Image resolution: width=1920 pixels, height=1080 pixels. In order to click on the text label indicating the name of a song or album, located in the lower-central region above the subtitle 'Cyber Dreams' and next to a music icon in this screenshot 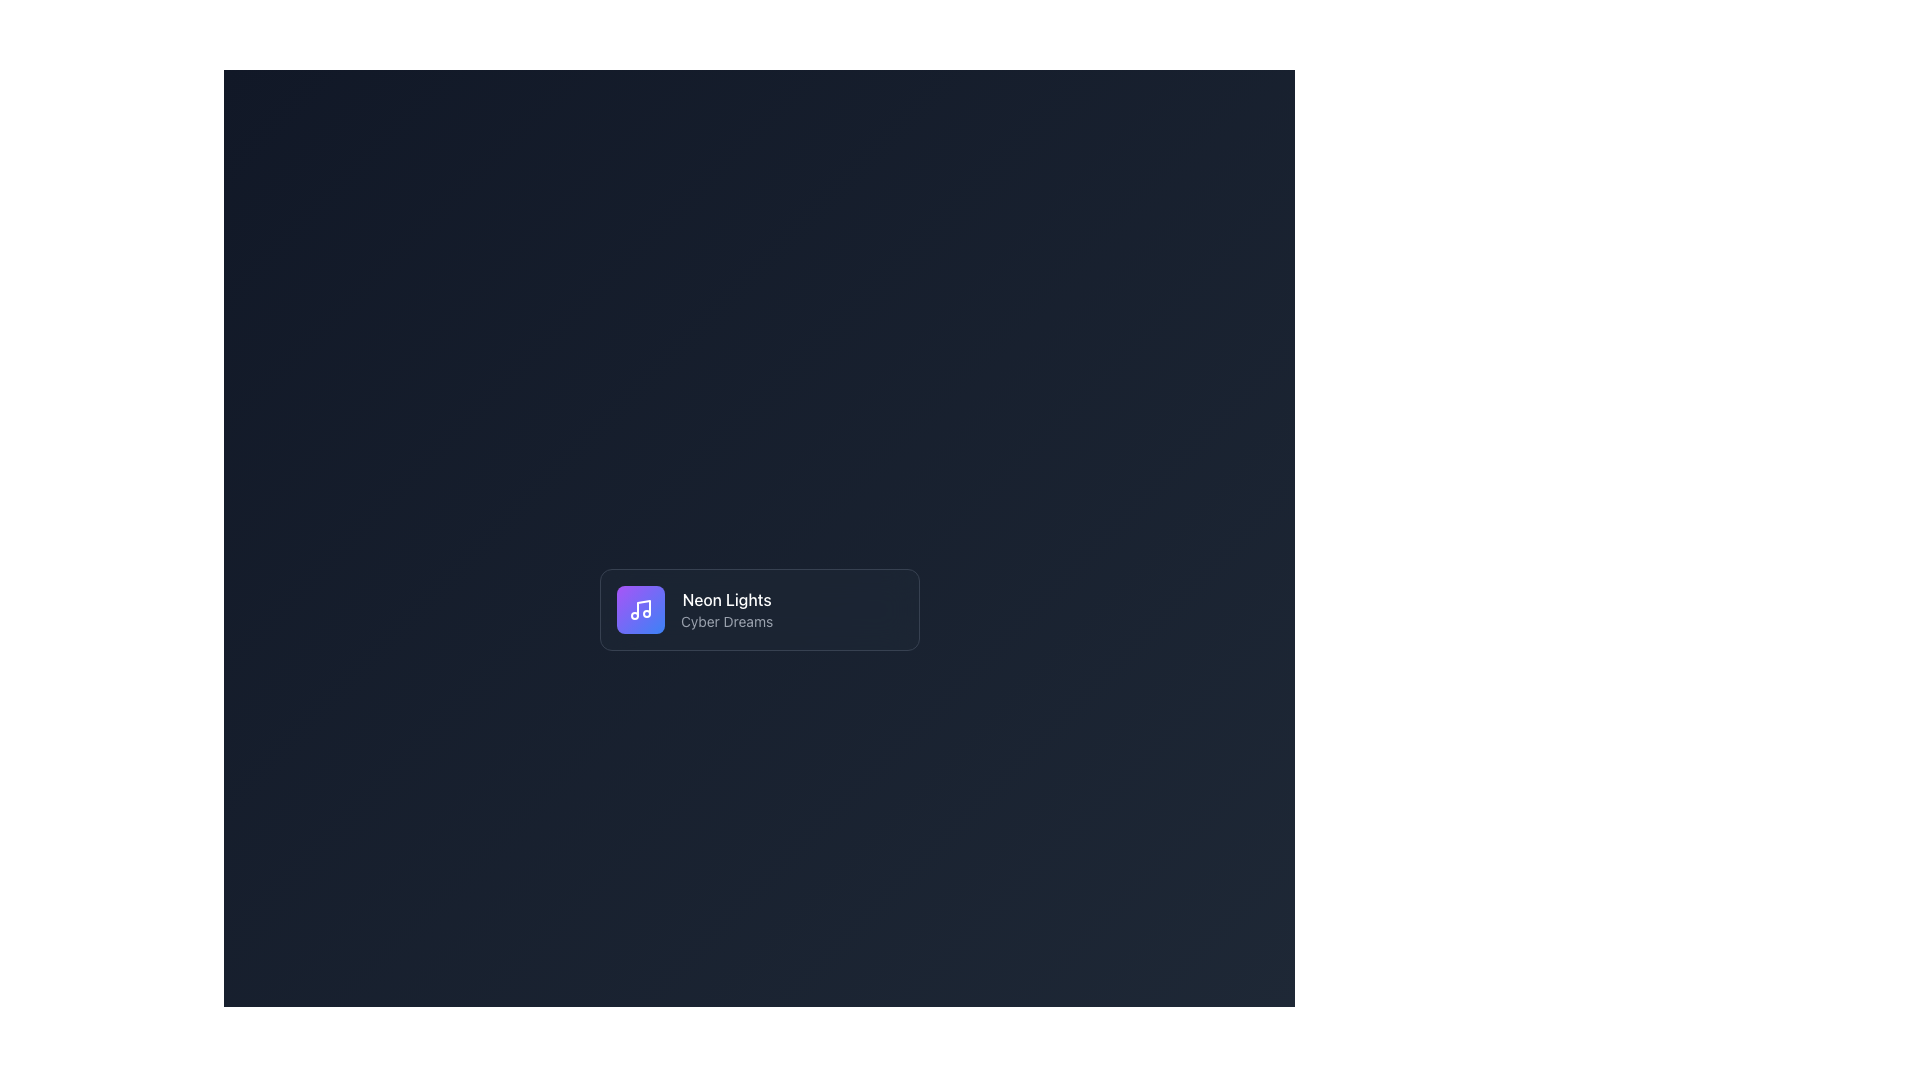, I will do `click(725, 599)`.